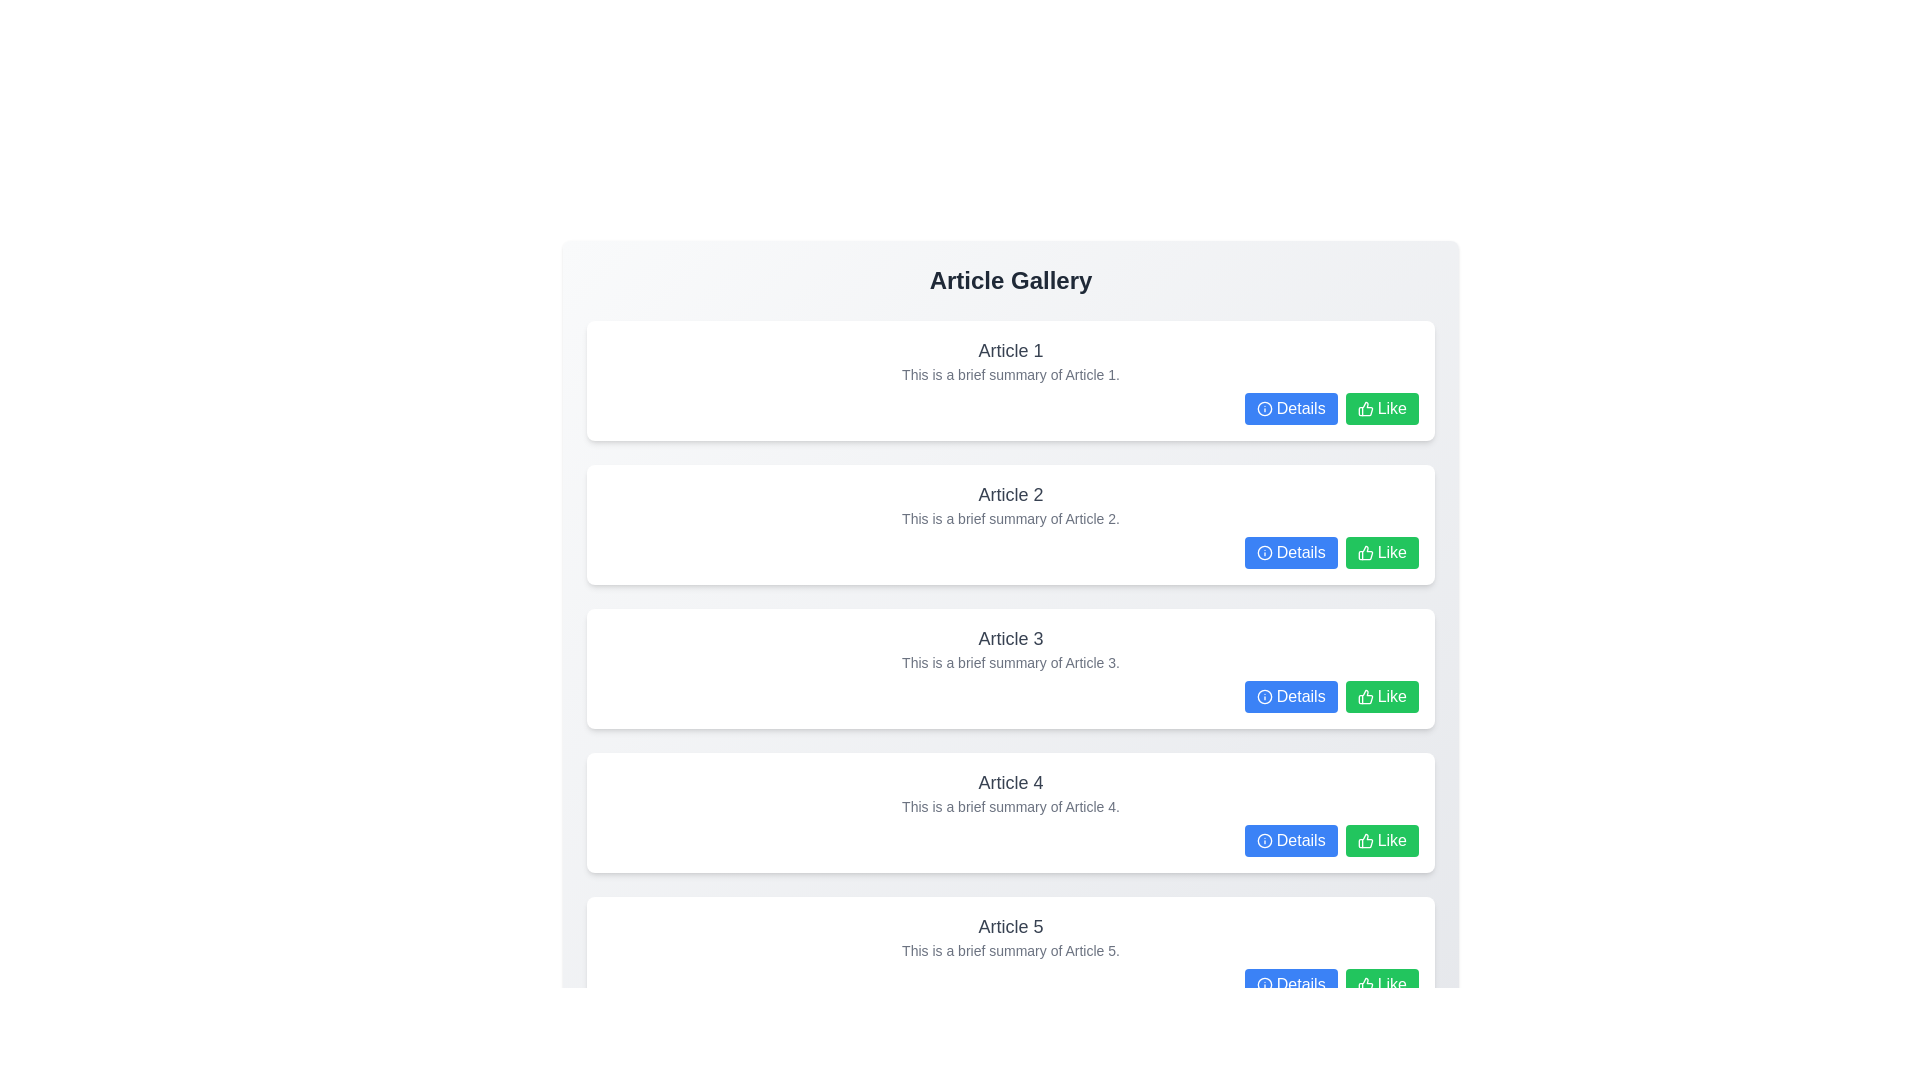 Image resolution: width=1920 pixels, height=1080 pixels. What do you see at coordinates (1381, 696) in the screenshot?
I see `the green 'Like' button with a thumbs-up icon, located in the same row as the blue 'Details' button, for visual feedback` at bounding box center [1381, 696].